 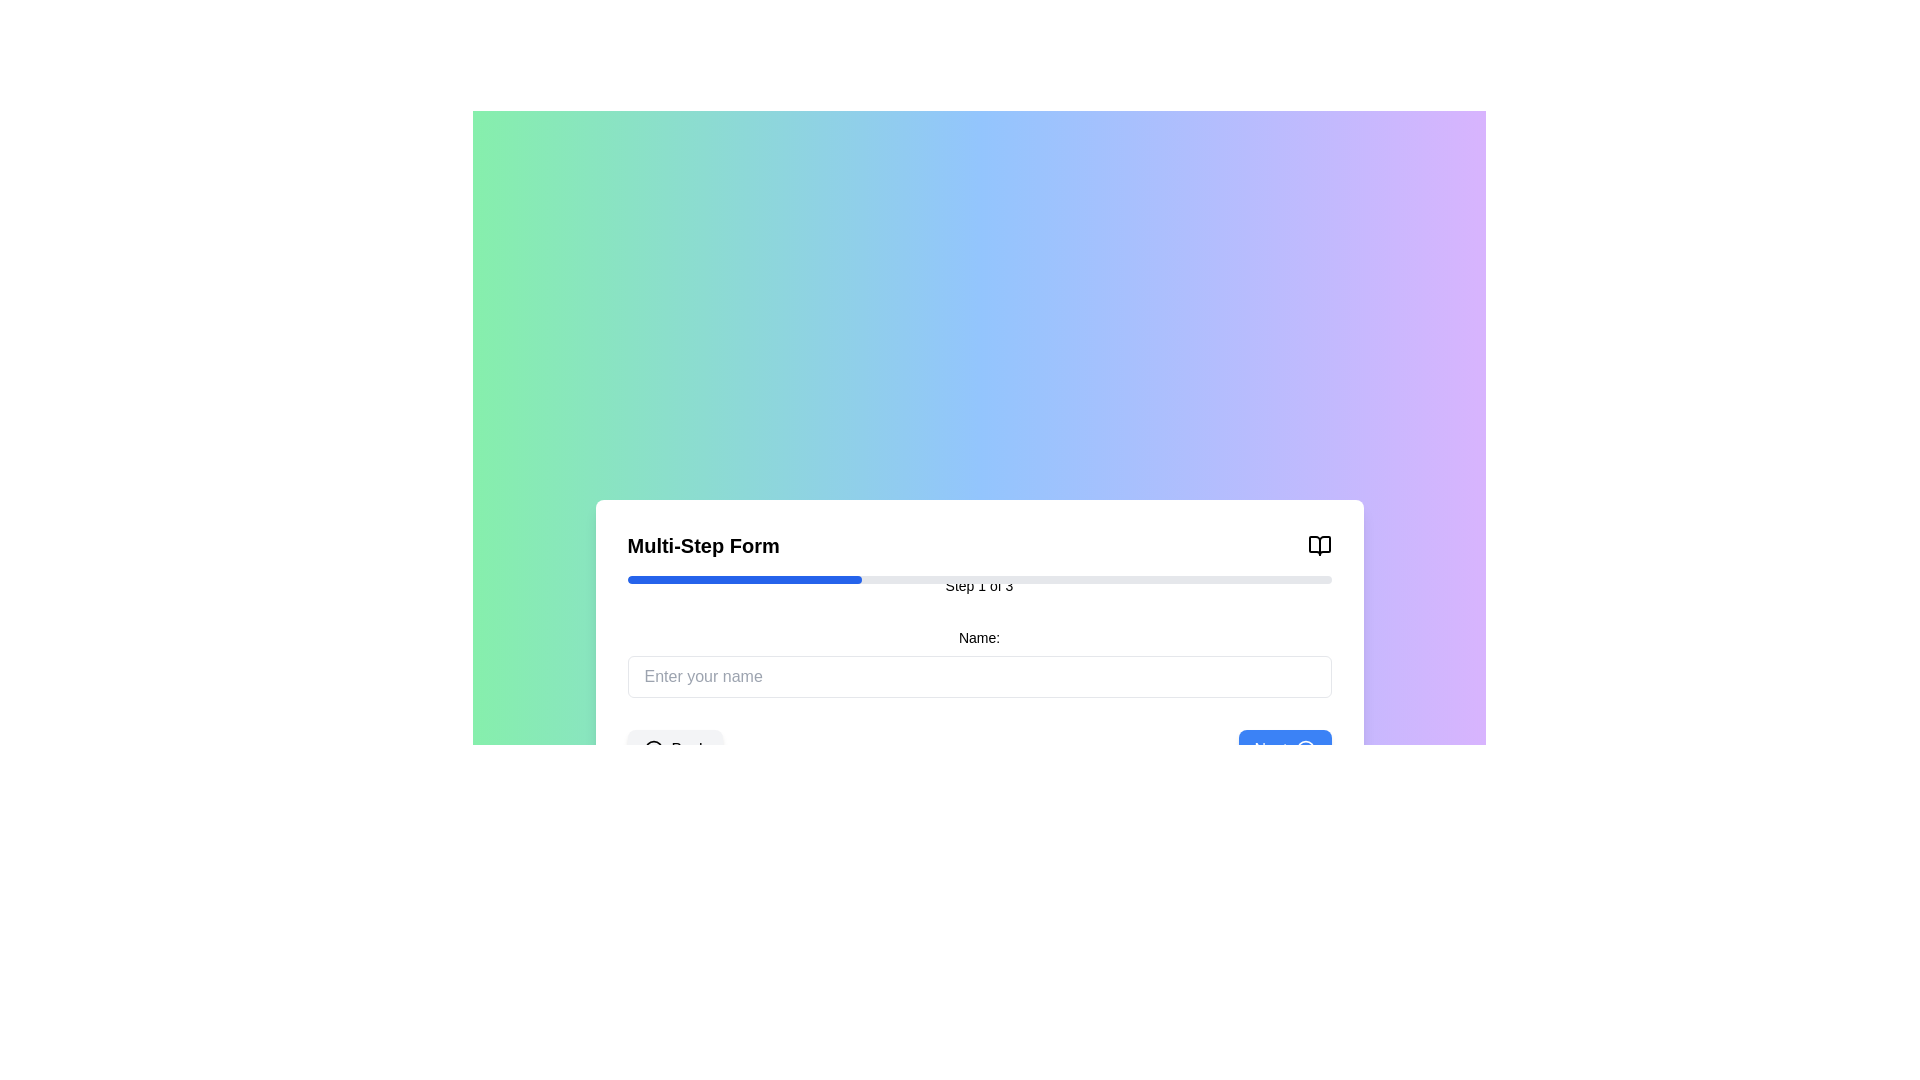 I want to click on the horizontal progress bar located below the 'Multi-Step Form' heading and above the 'Step 1 of 3' text, which has a light gray background and a blue section indicating progress, so click(x=979, y=579).